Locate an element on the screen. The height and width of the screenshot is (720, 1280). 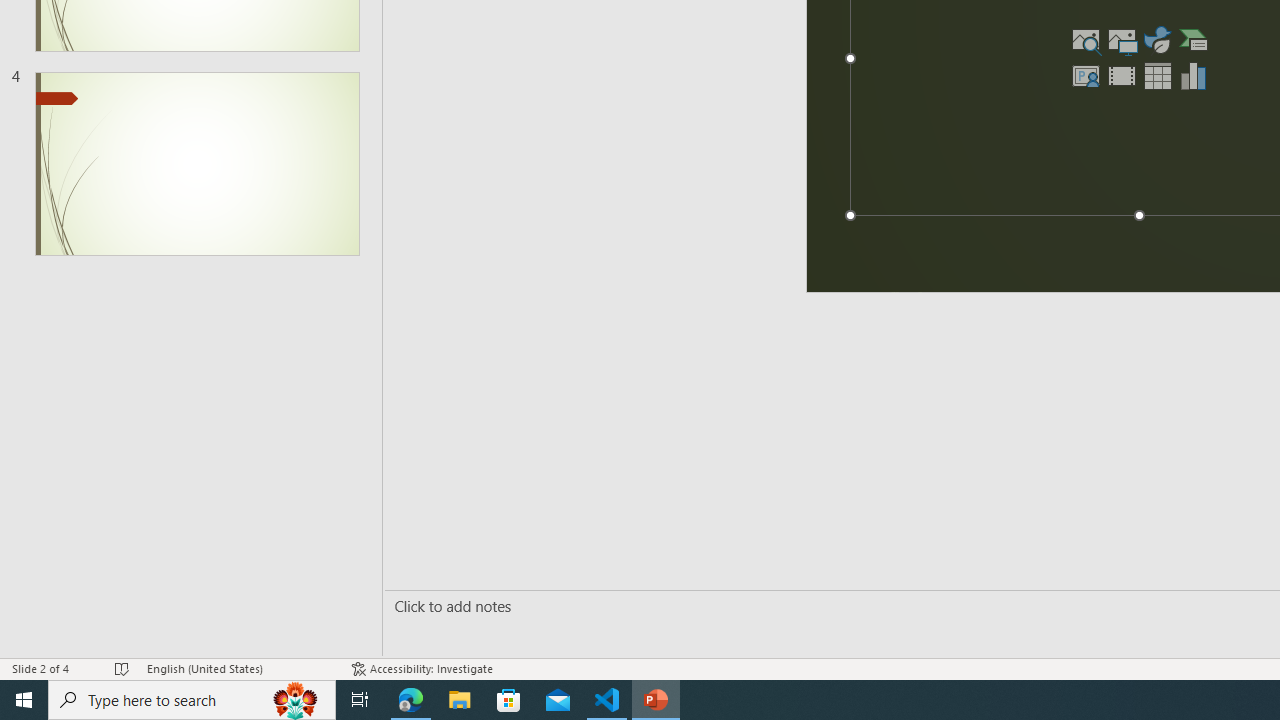
'Insert Chart' is located at coordinates (1193, 74).